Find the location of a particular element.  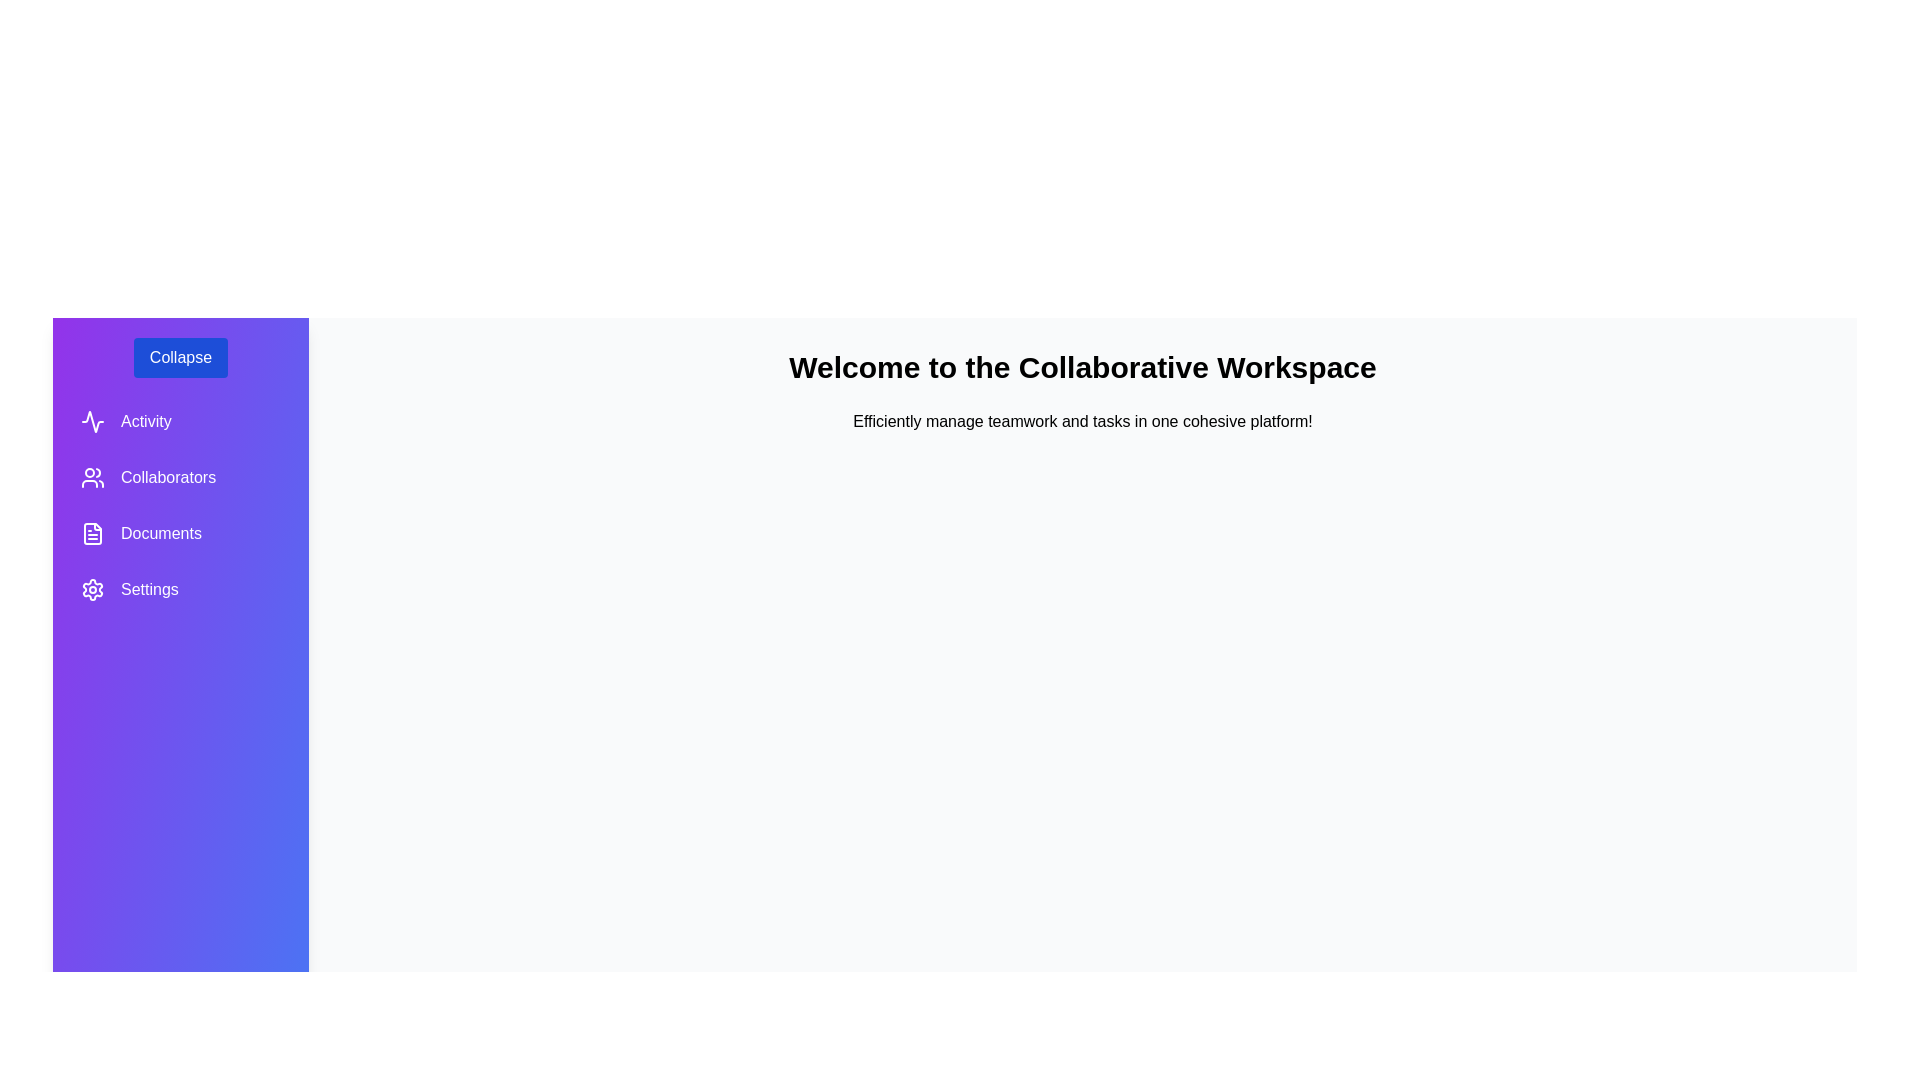

the non-interactive element labeled Welcome to the Collaborative Workspace is located at coordinates (1082, 367).